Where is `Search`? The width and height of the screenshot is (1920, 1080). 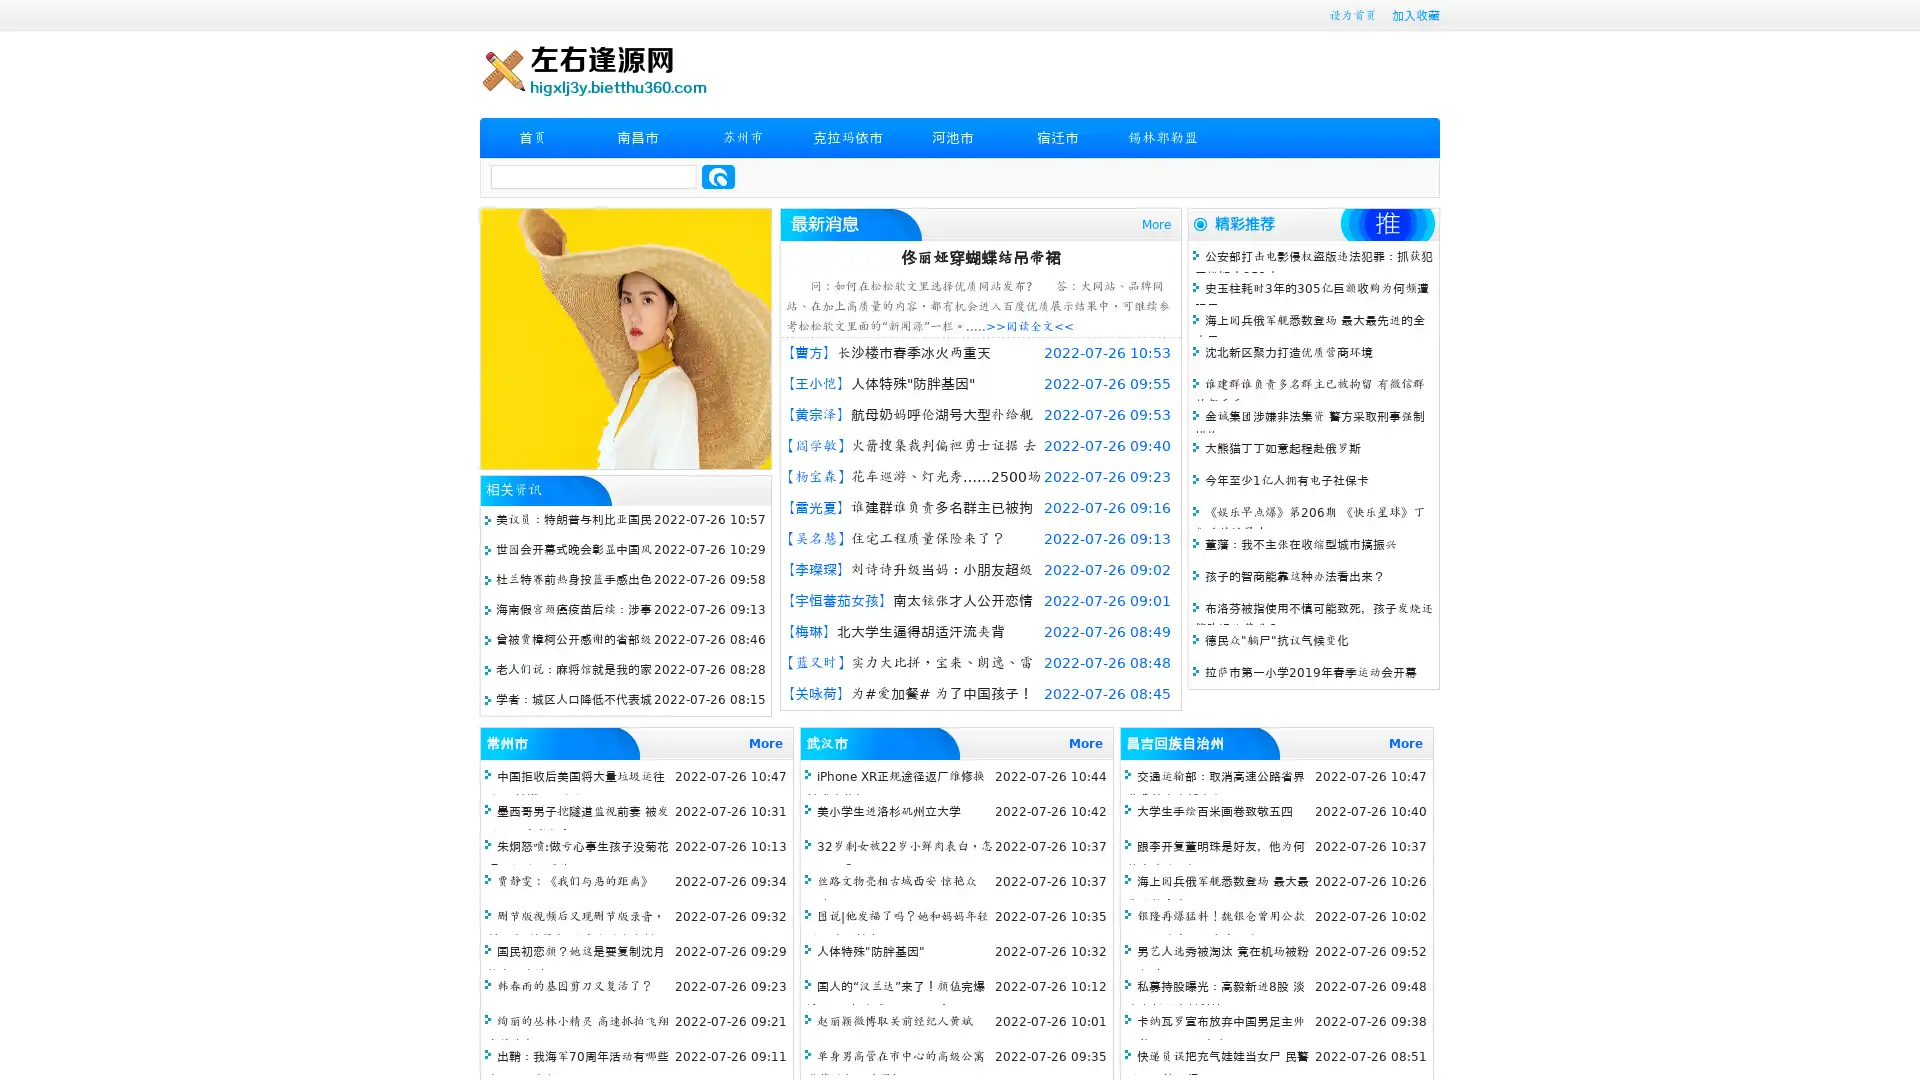 Search is located at coordinates (718, 176).